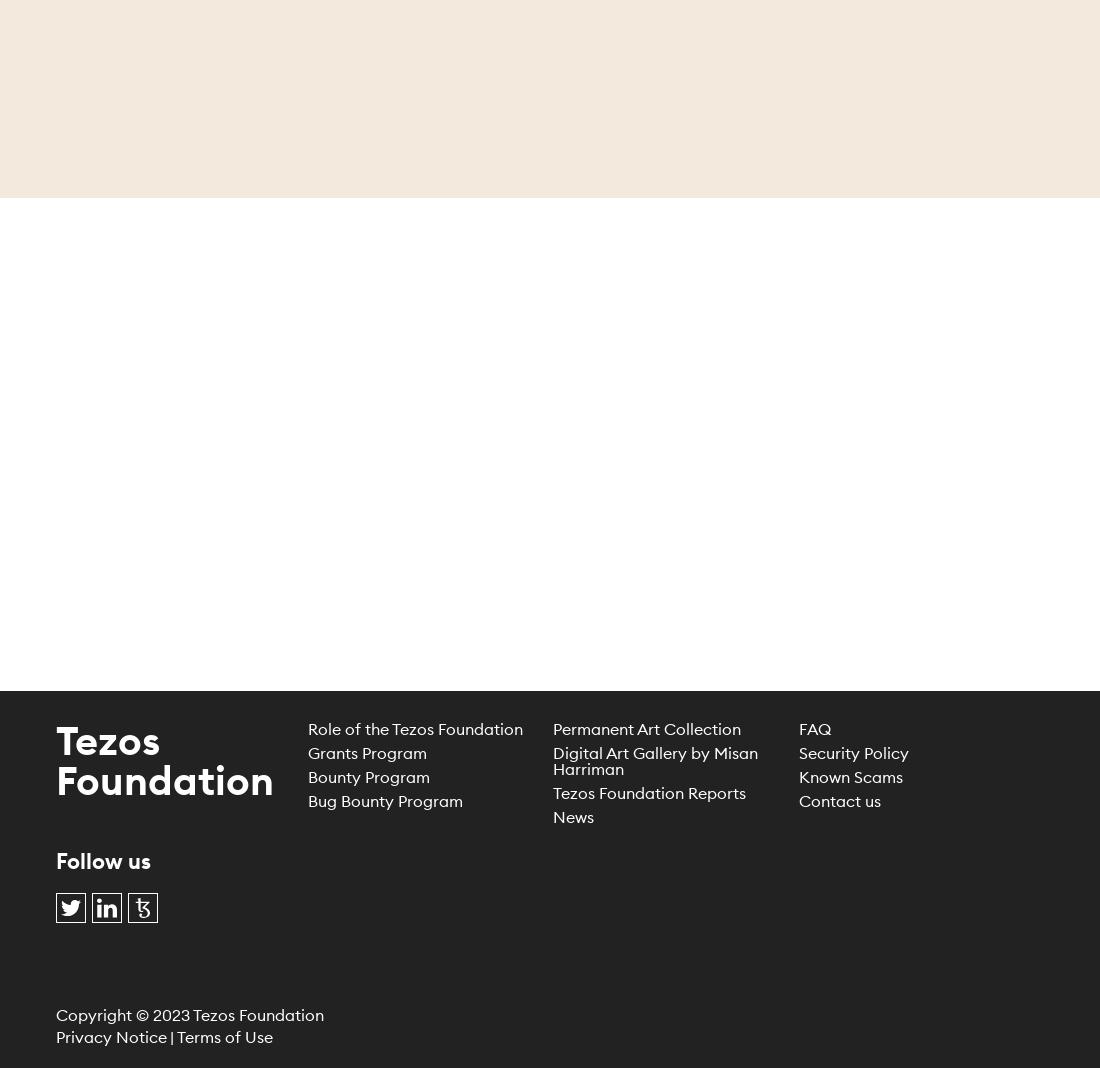 This screenshot has width=1100, height=1068. Describe the element at coordinates (549, 389) in the screenshot. I see `'Our weekly news can be found in our news section. You can contact us regarding questions about our issued reports.'` at that location.